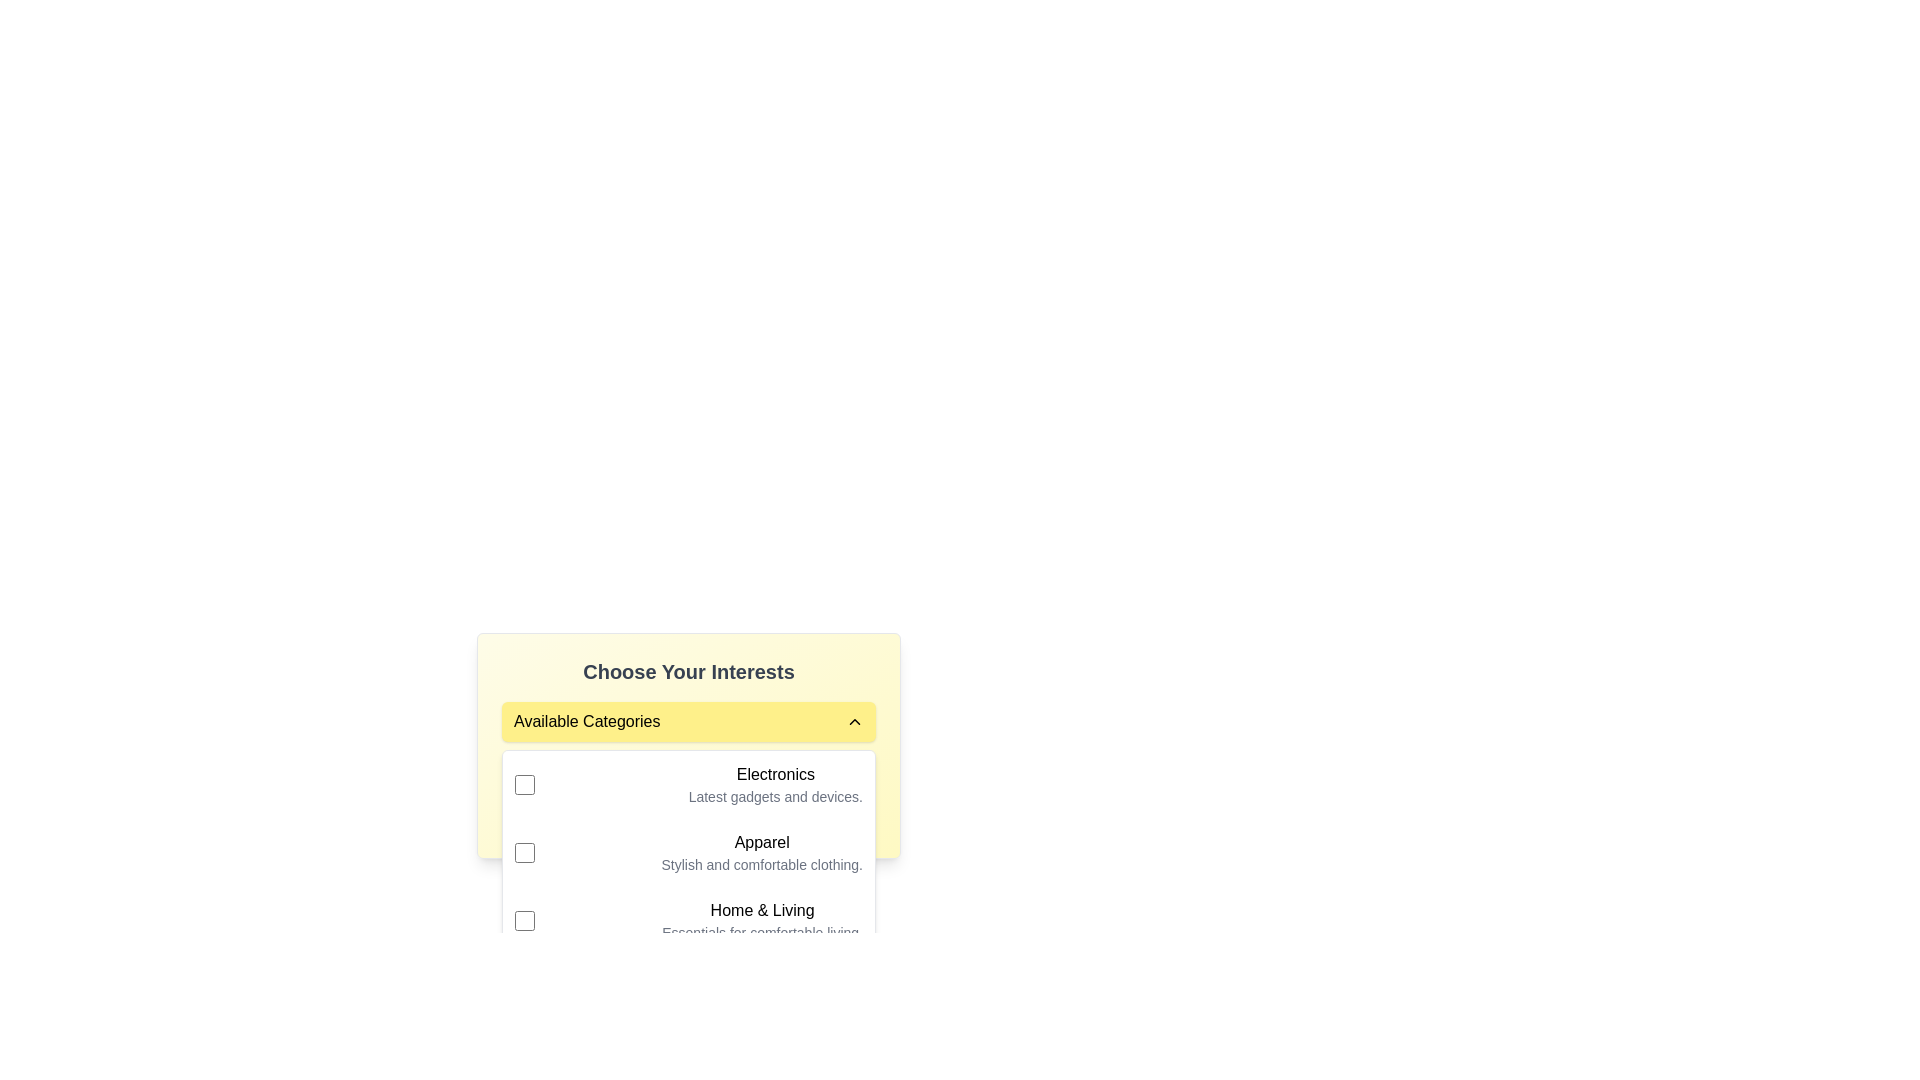 The width and height of the screenshot is (1920, 1080). I want to click on the third checkbox in the 'Available Categories' list, so click(524, 921).